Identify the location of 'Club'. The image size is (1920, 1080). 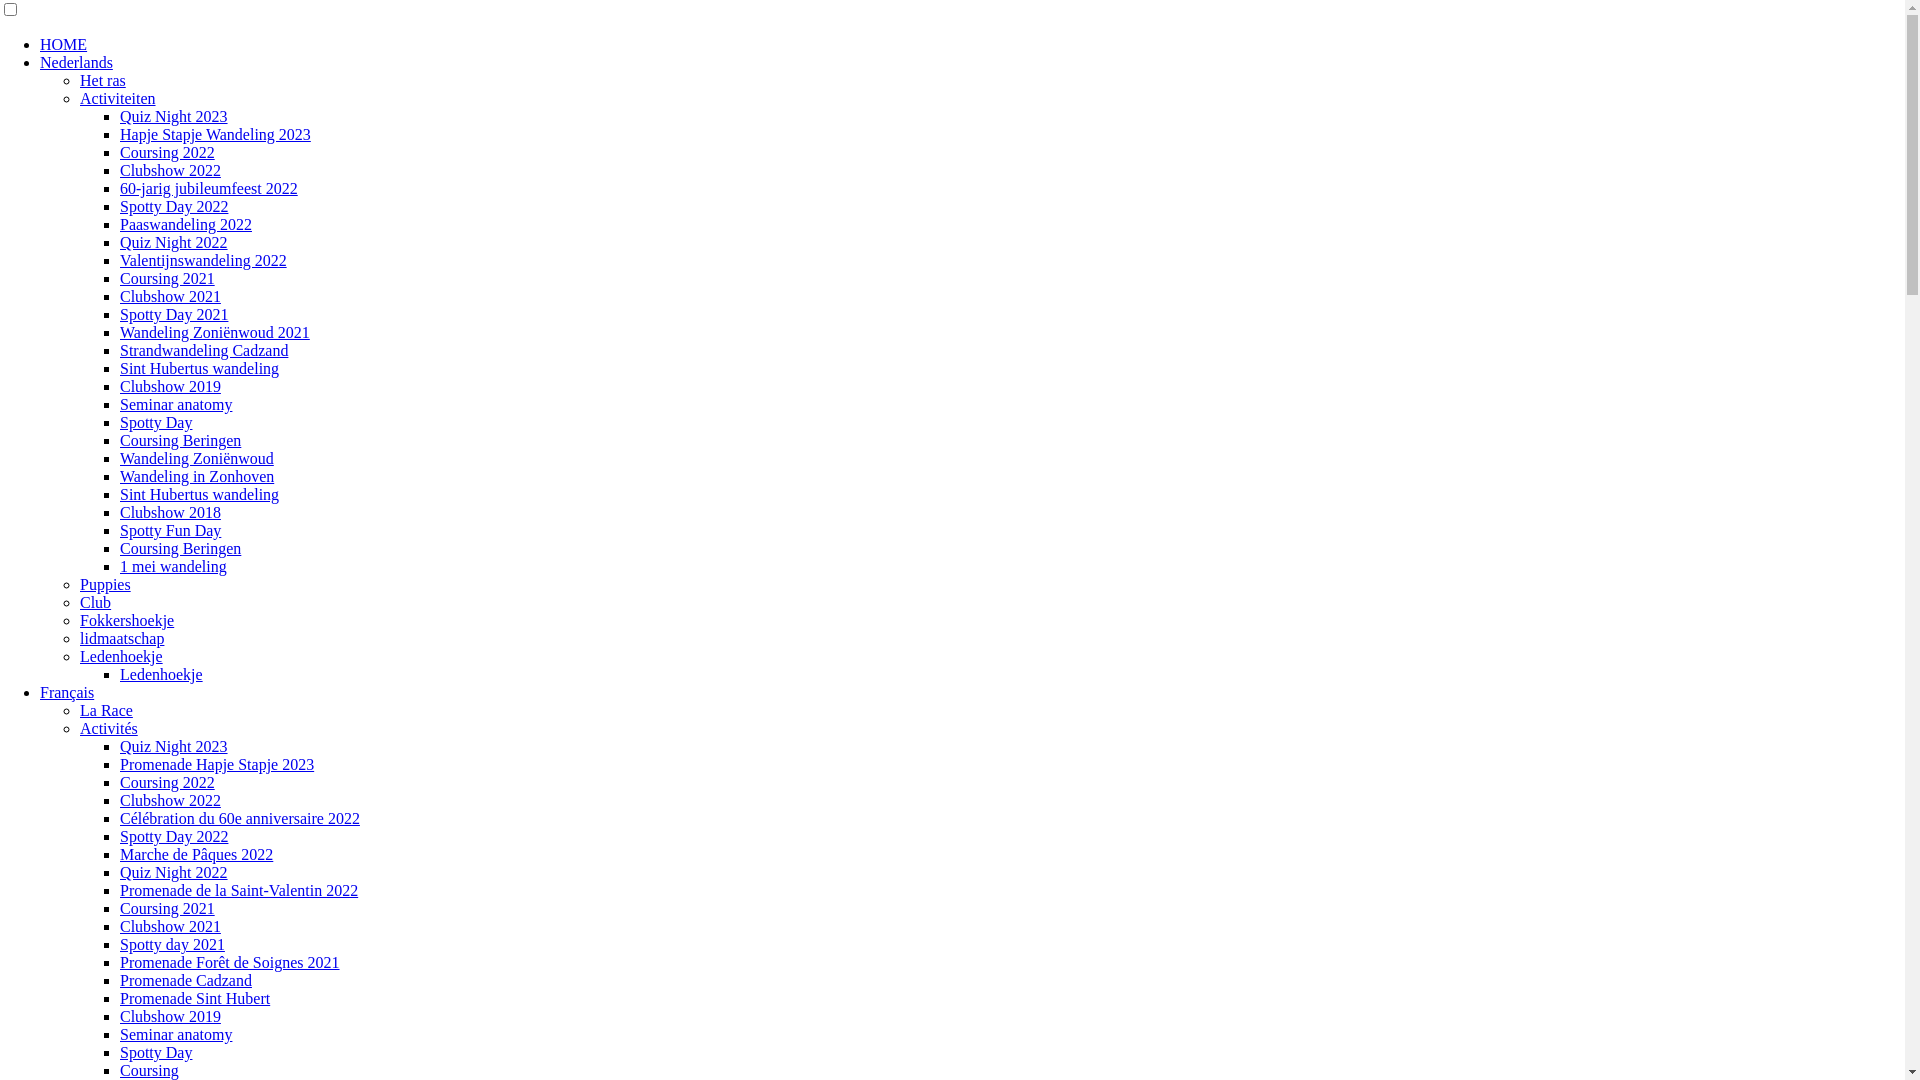
(94, 601).